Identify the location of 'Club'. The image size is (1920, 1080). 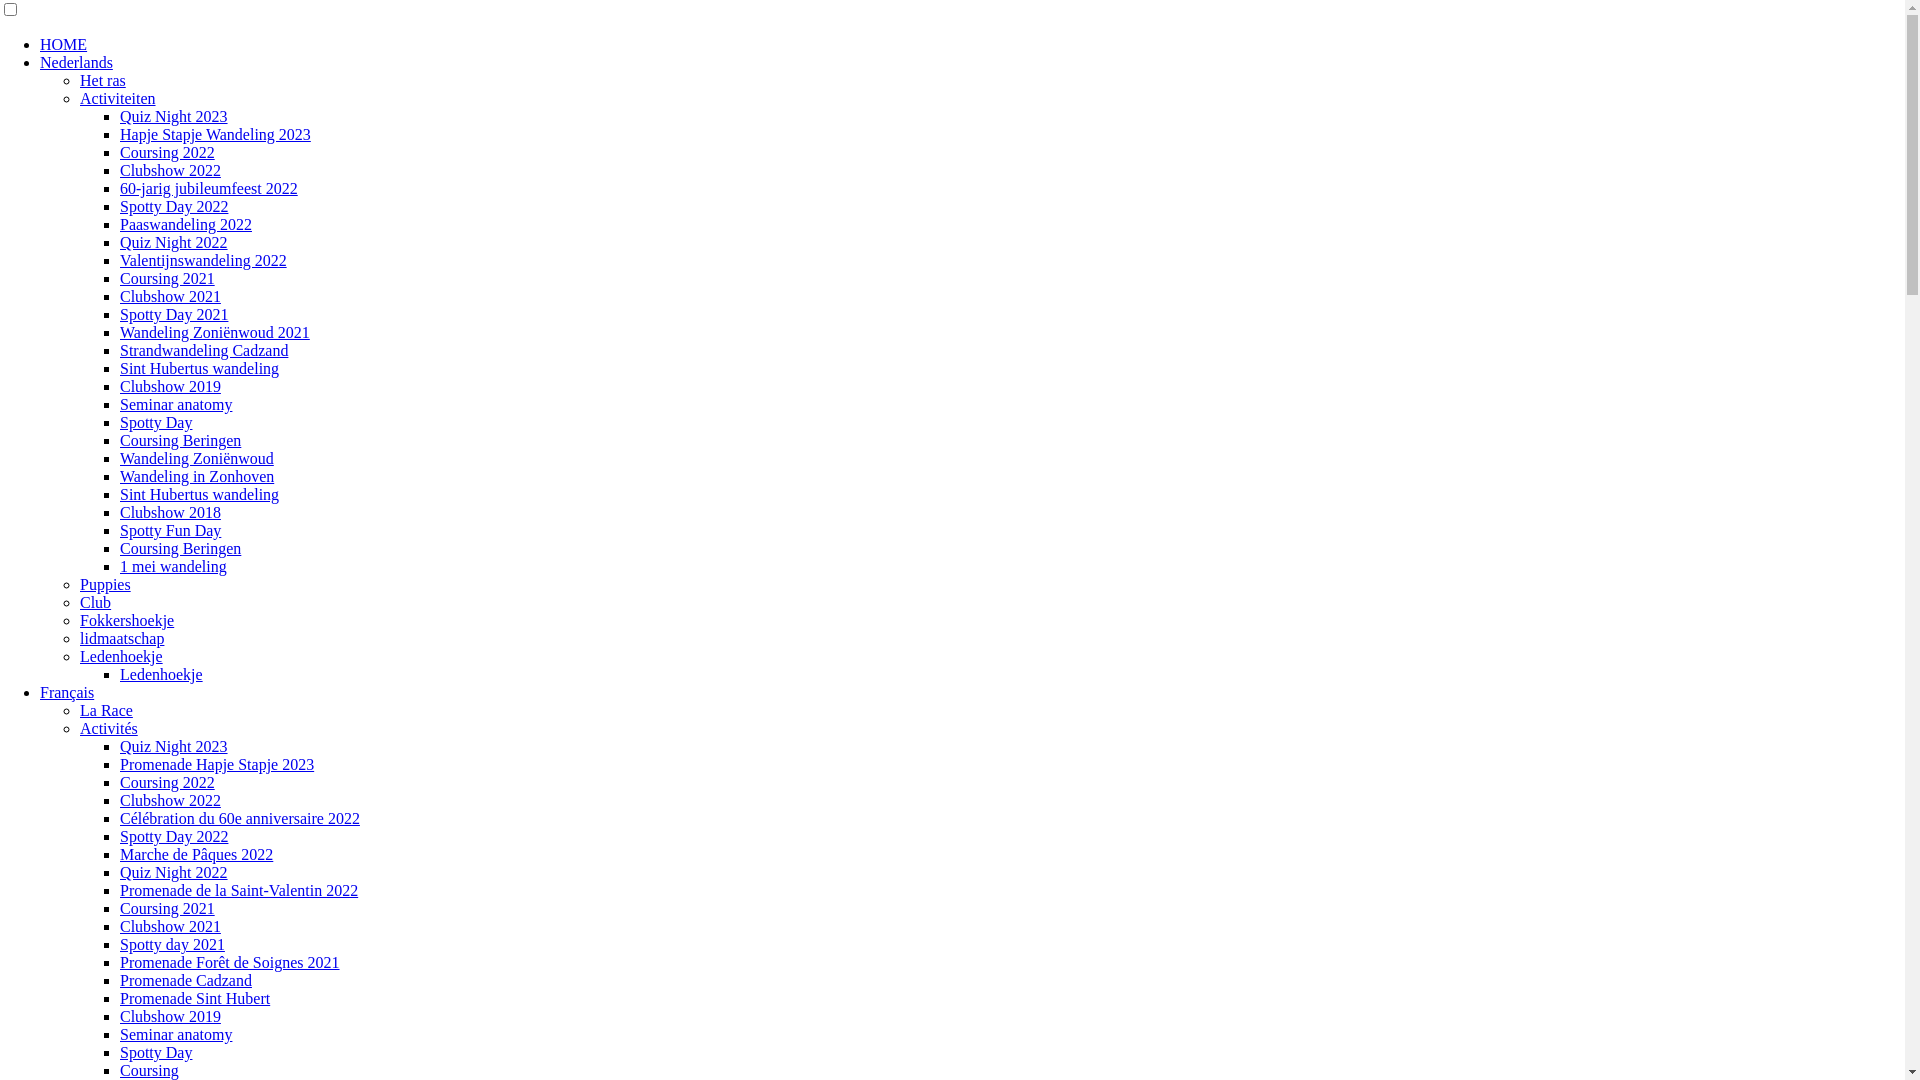
(94, 601).